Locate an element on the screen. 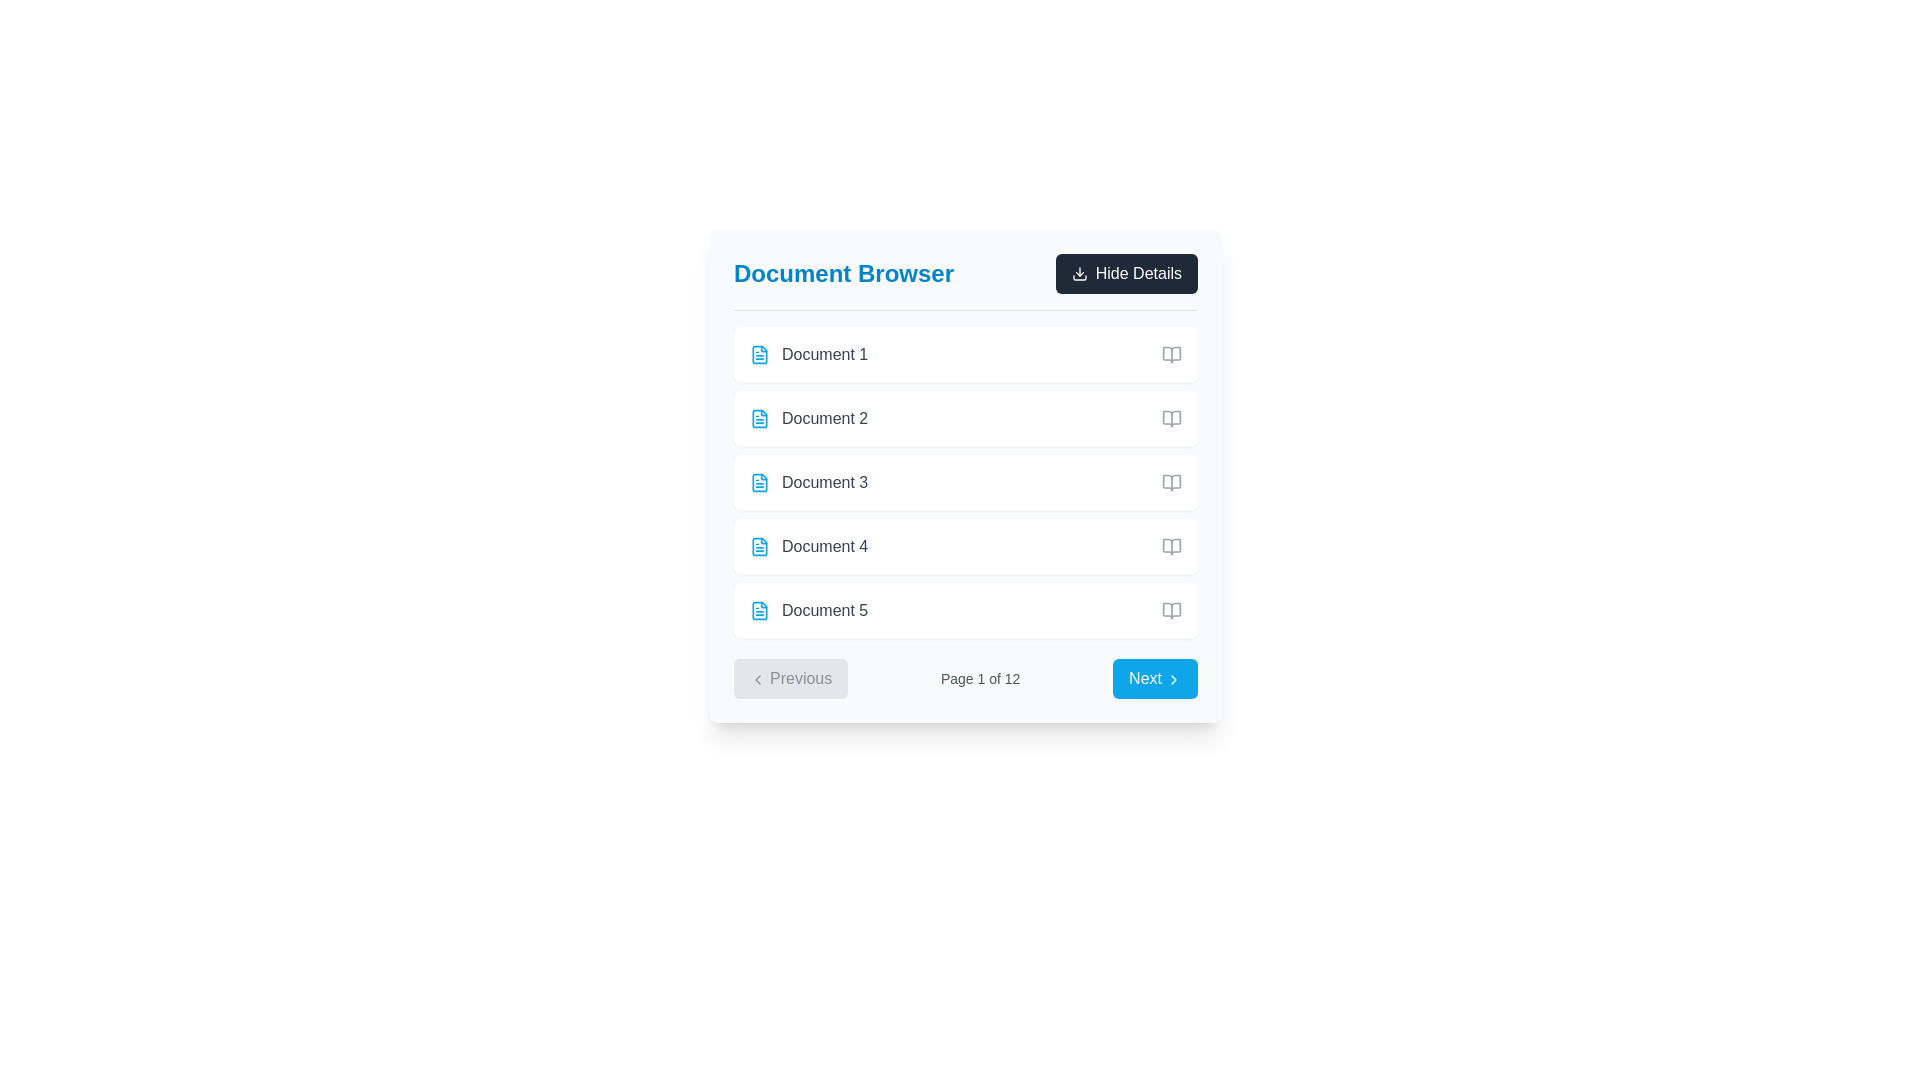  text content of the label displaying 'Document 5', which is styled with a gray font and located in the 'Document Browser' interface as the fifth entry in a vertical list is located at coordinates (825, 609).